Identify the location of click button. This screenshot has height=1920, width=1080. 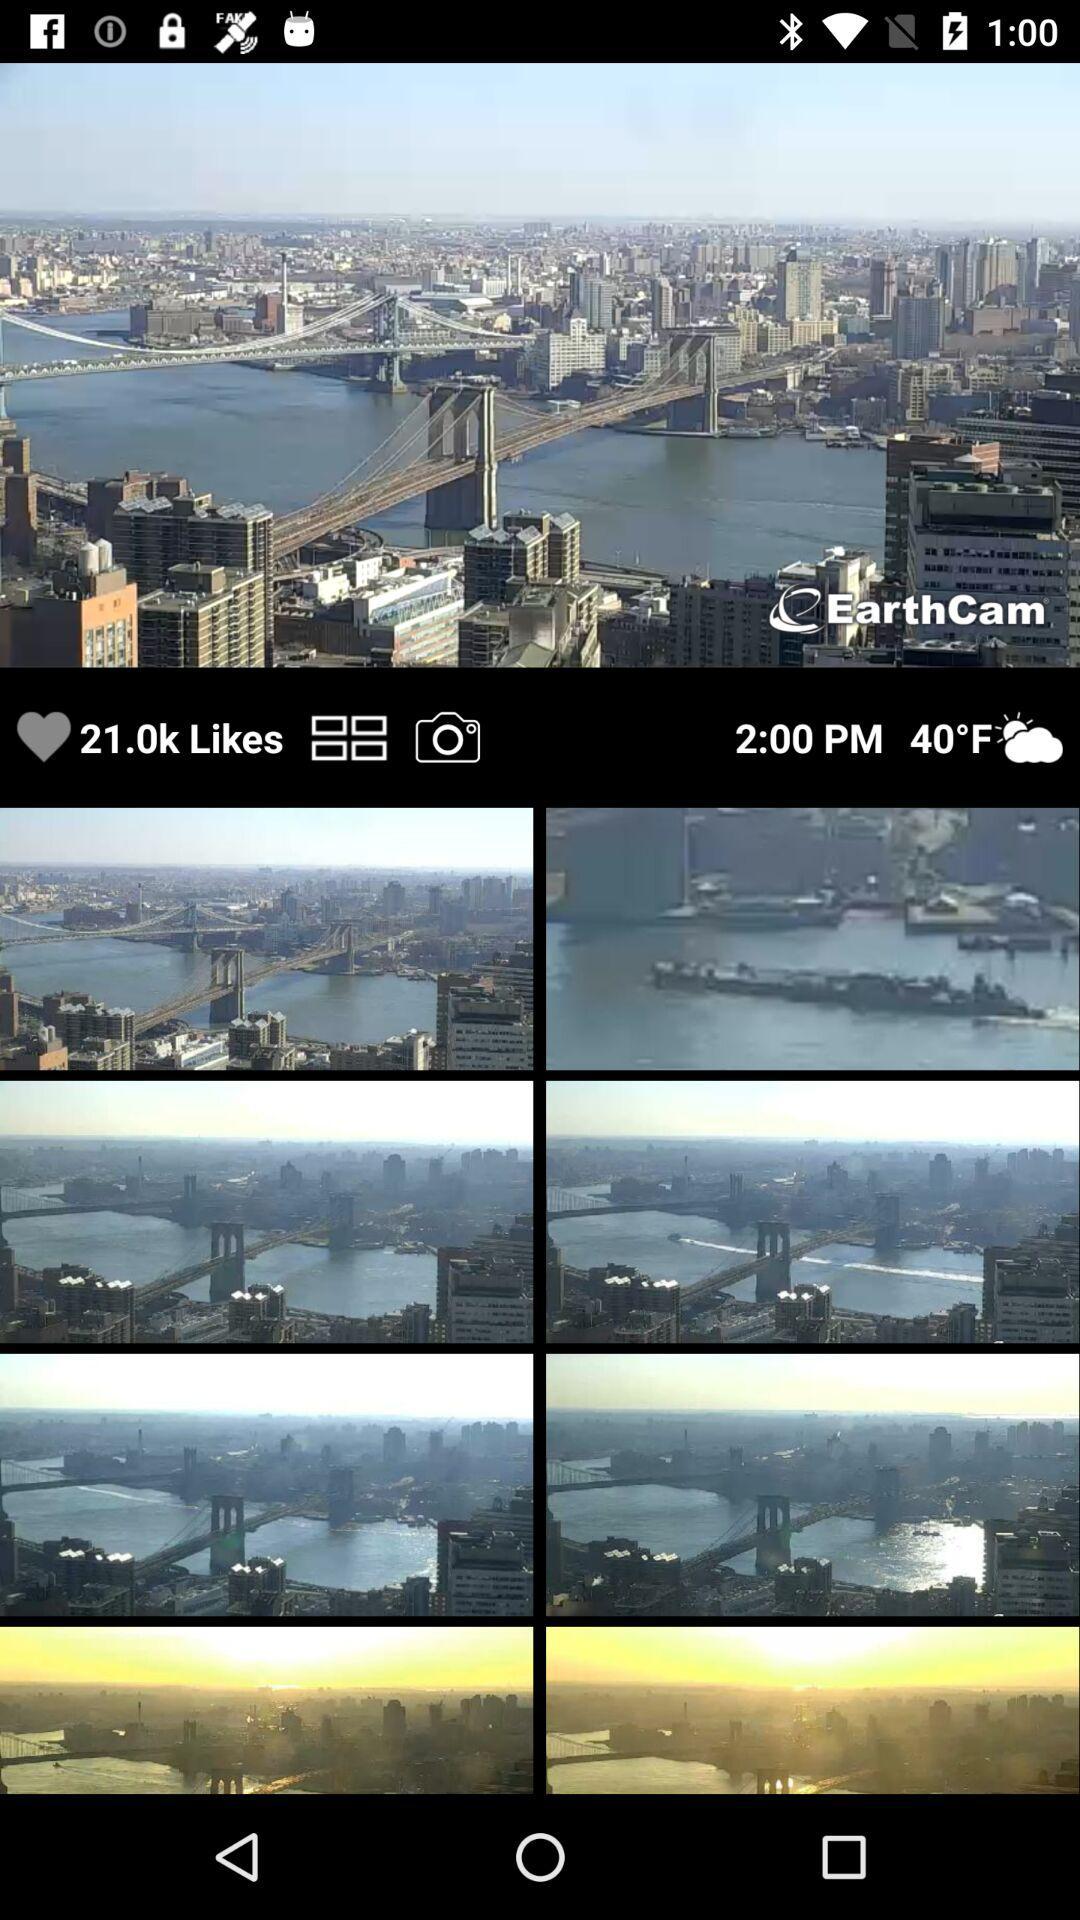
(348, 736).